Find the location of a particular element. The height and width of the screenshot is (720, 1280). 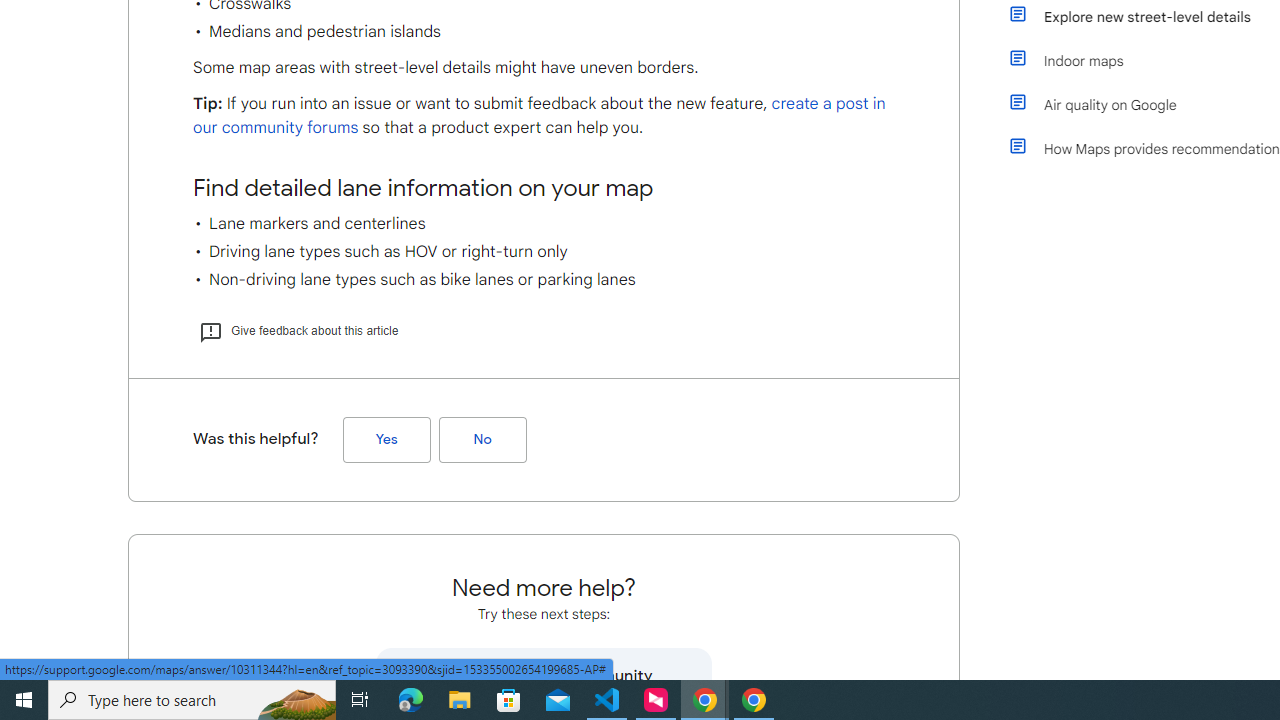

'Yes (Was this helpful?)' is located at coordinates (386, 438).